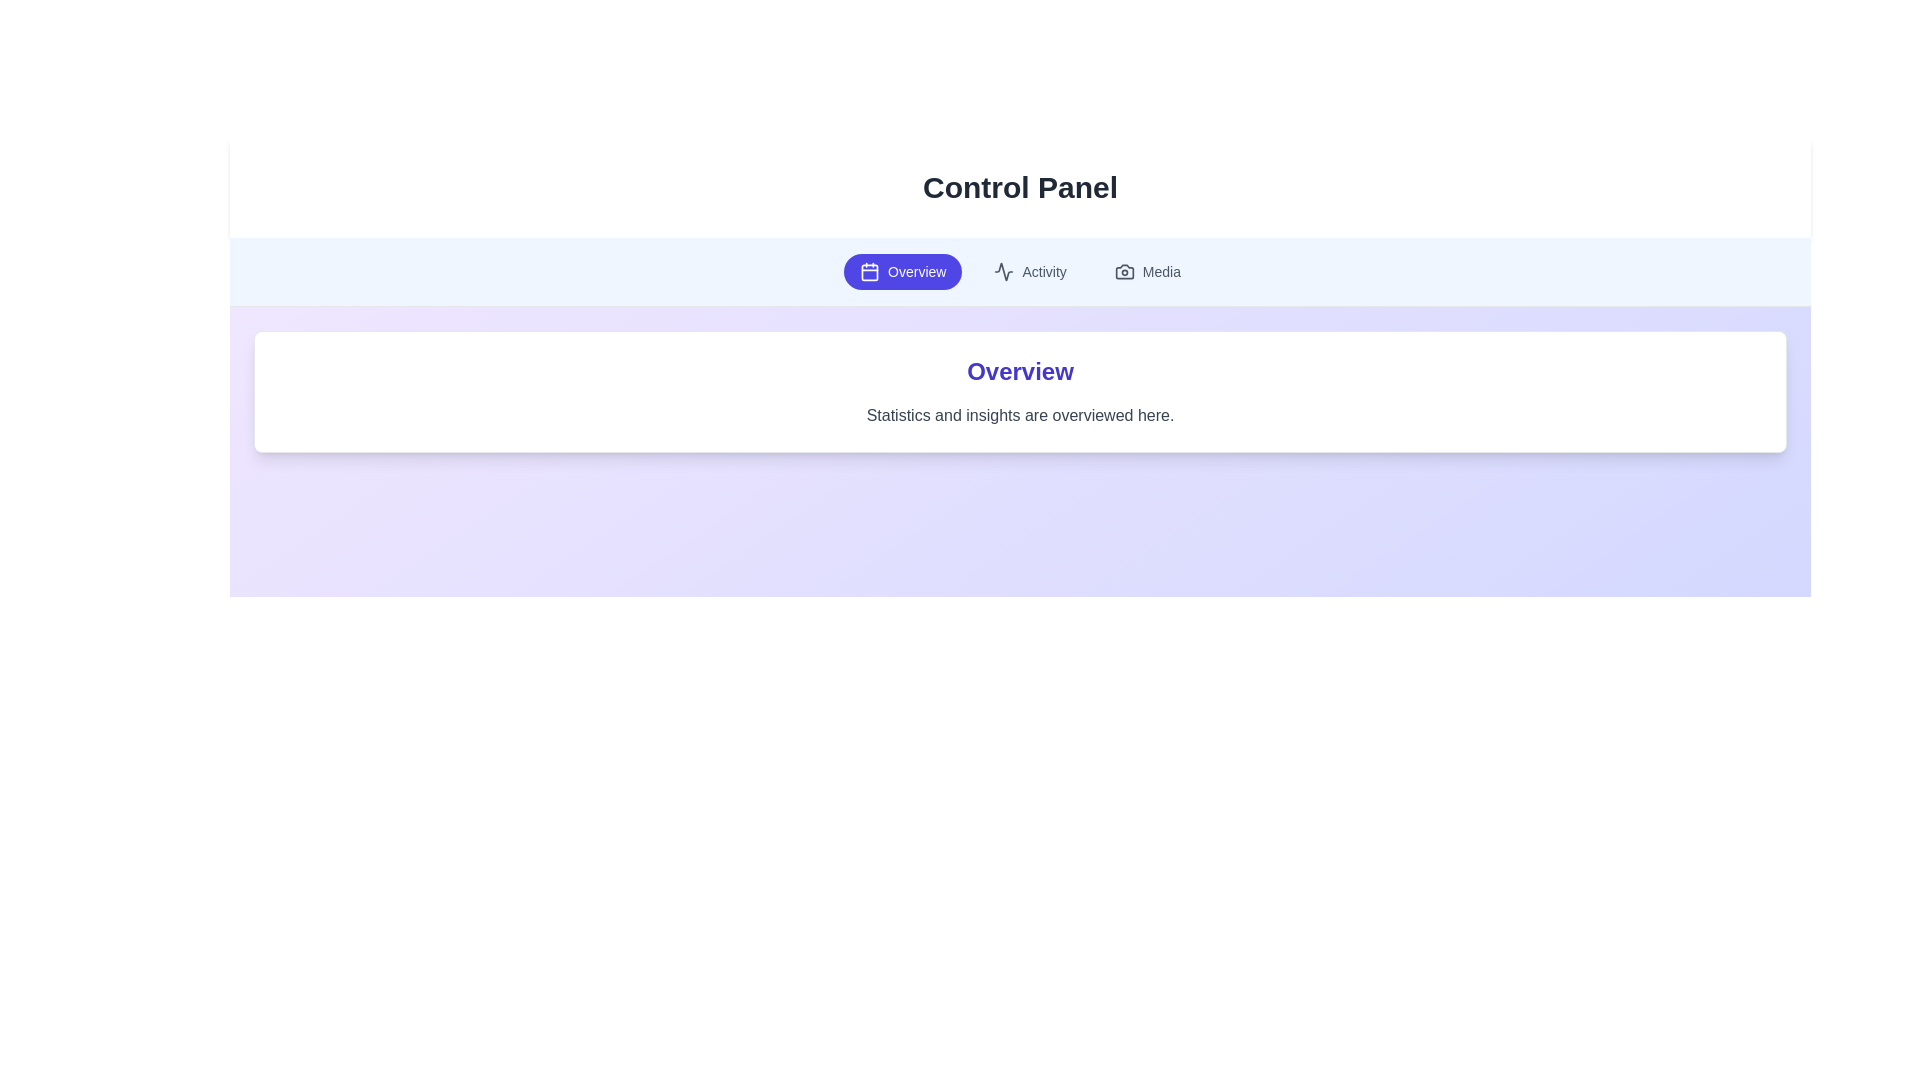 The width and height of the screenshot is (1920, 1080). Describe the element at coordinates (1124, 272) in the screenshot. I see `the camera icon element` at that location.